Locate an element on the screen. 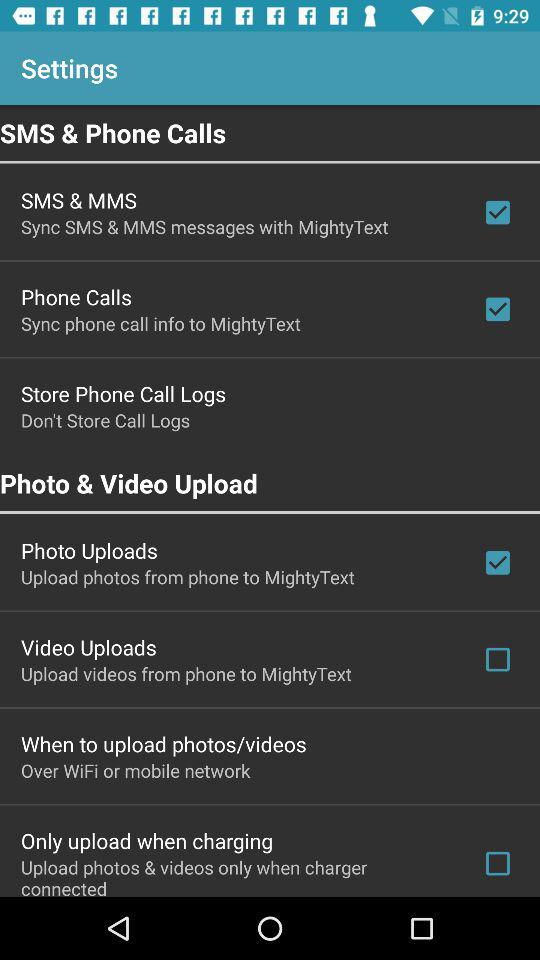 This screenshot has height=960, width=540. the app above the only upload when app is located at coordinates (135, 769).